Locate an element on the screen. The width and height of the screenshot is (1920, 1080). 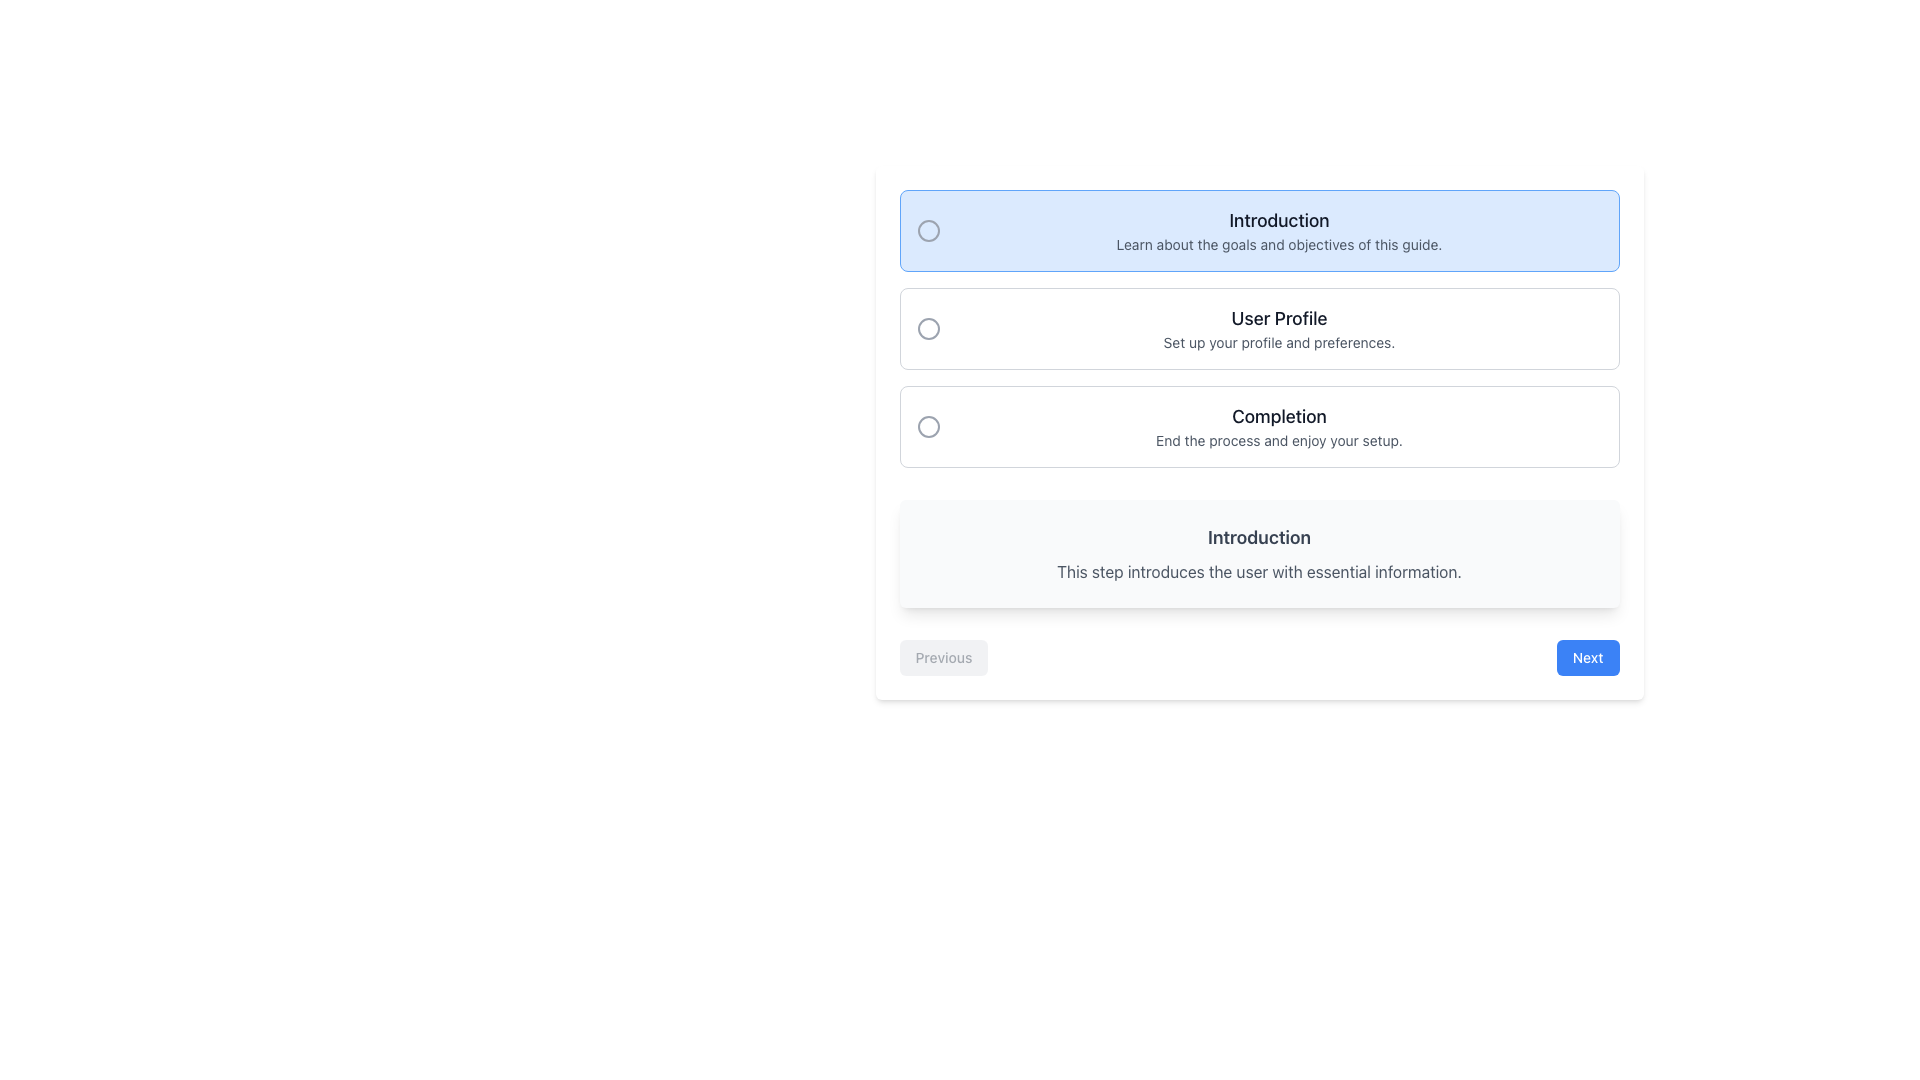
the 'User Profile' text label, which serves as the title for a section in a vertical list of options is located at coordinates (1278, 318).